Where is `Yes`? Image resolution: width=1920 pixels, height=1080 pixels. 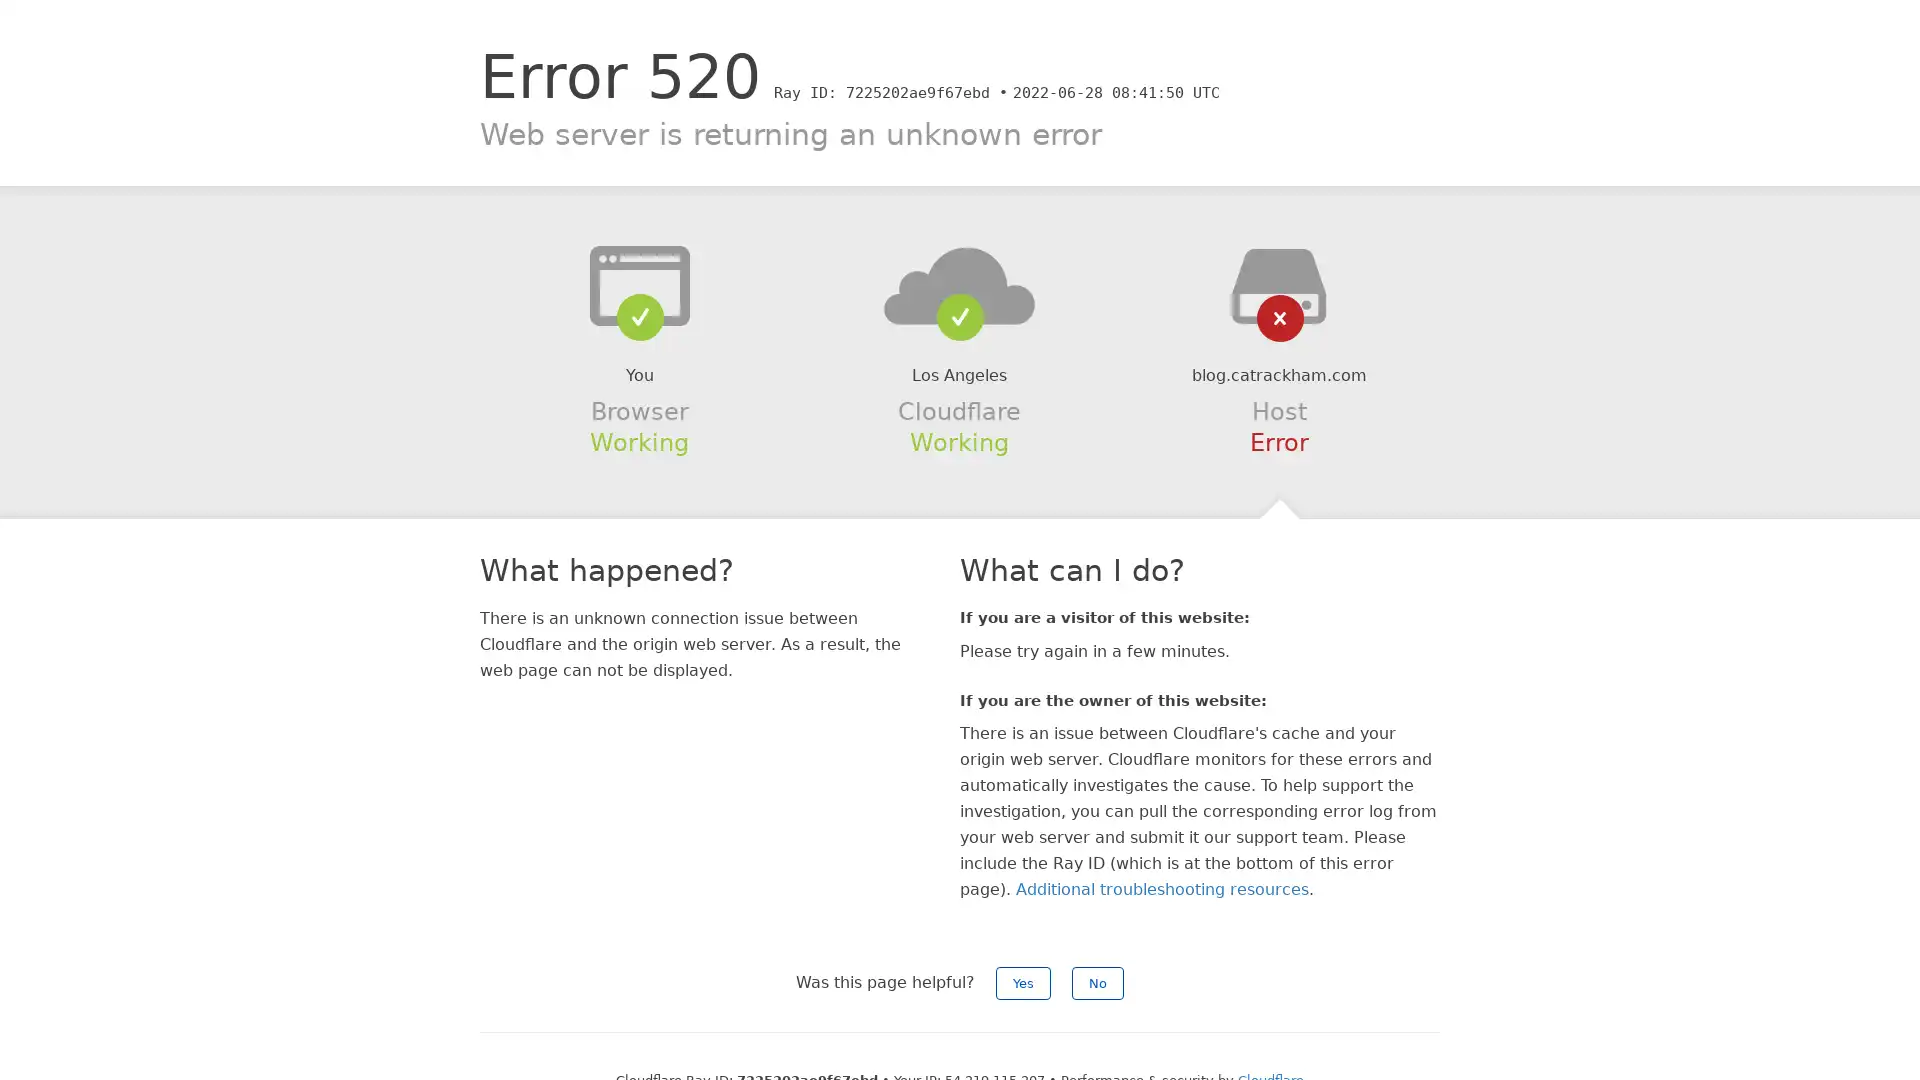 Yes is located at coordinates (1023, 982).